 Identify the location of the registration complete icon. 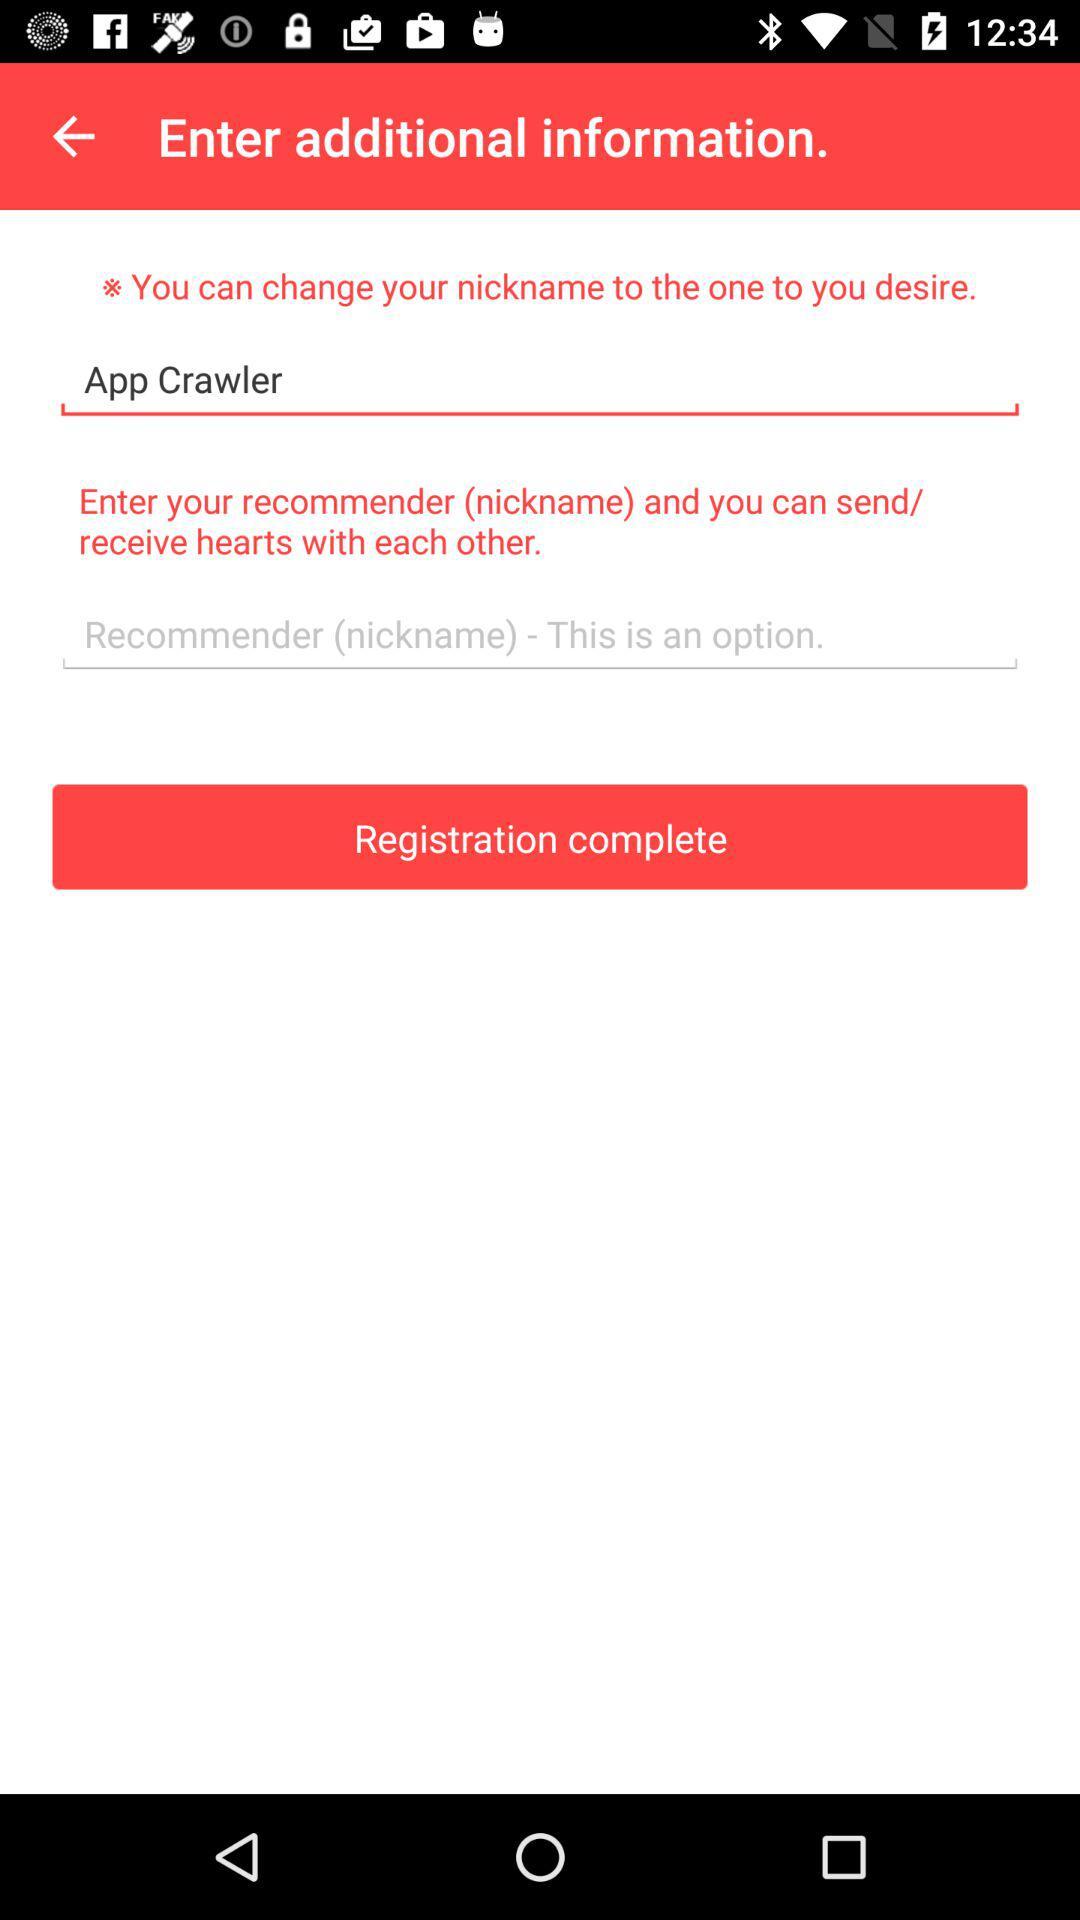
(540, 836).